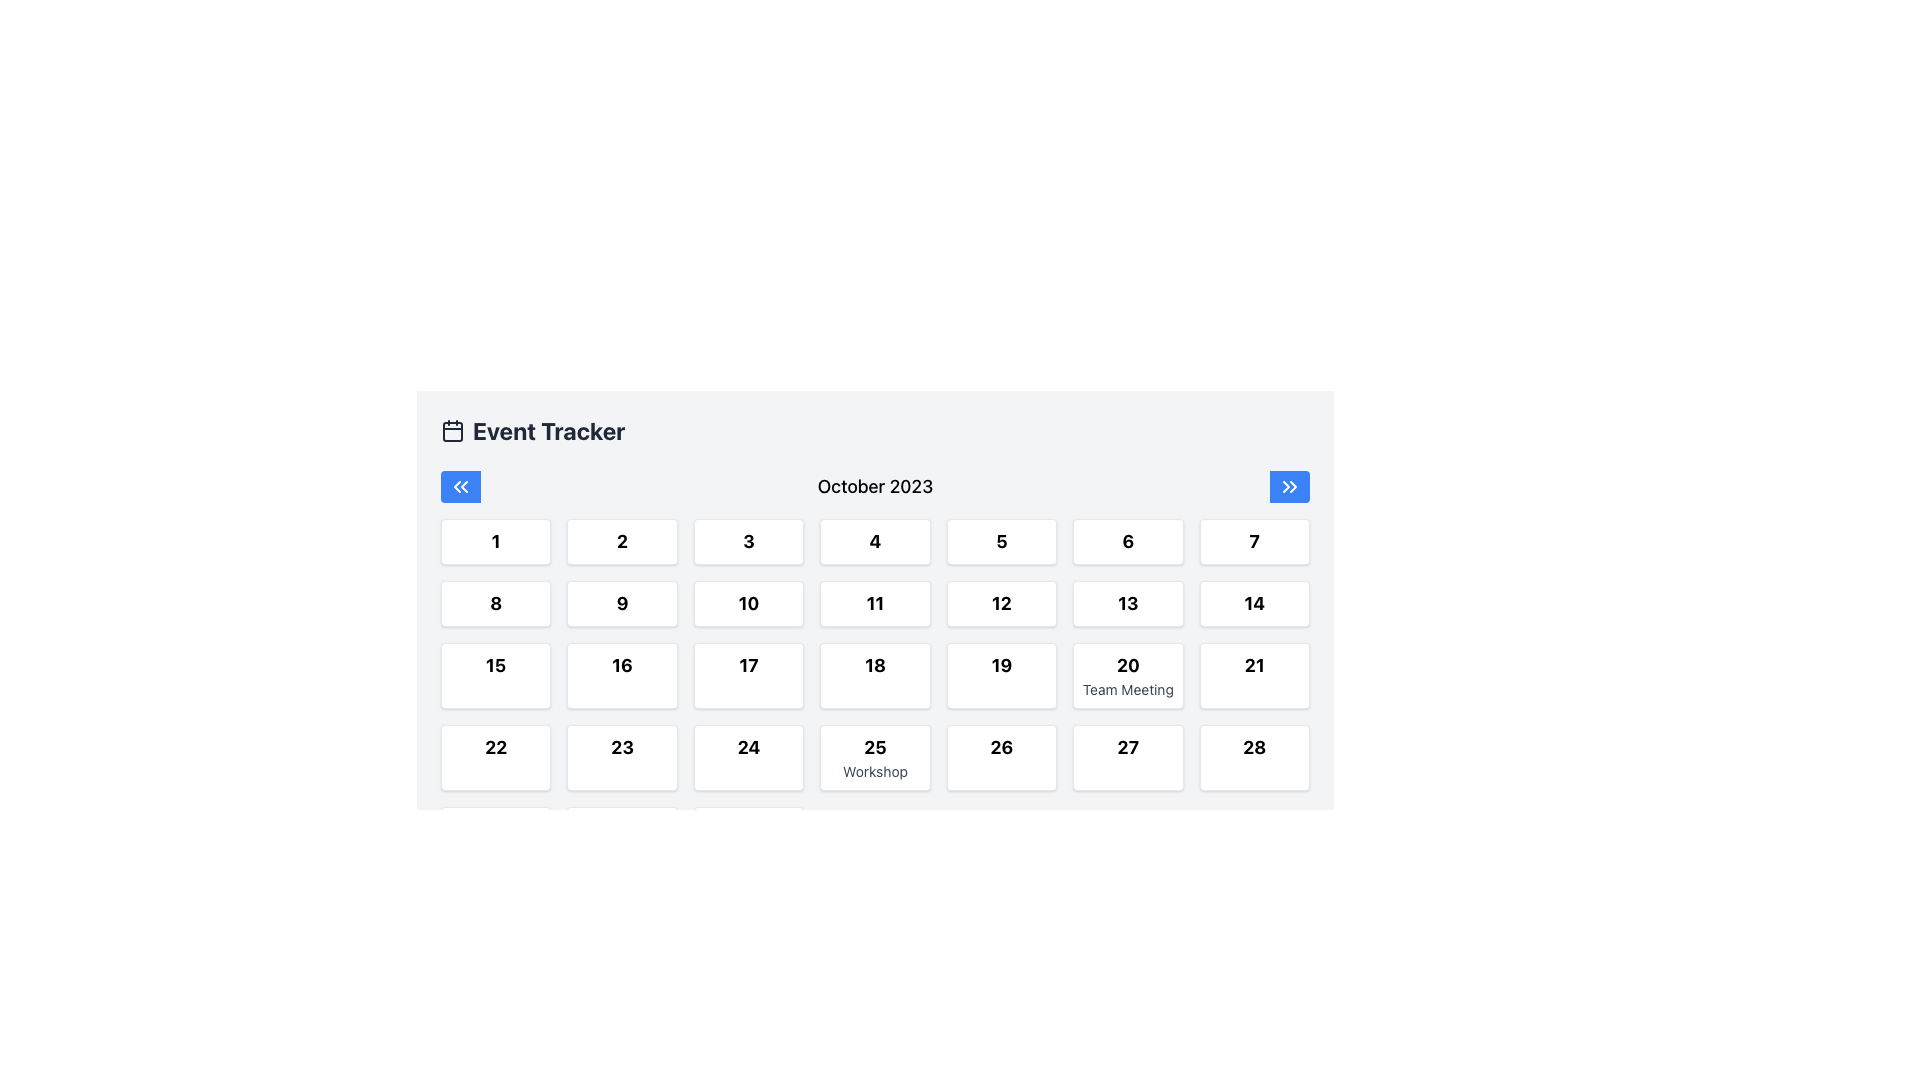 The image size is (1920, 1080). I want to click on the Calendar date entry displaying the number '3', which is the third entry in the first row of the grid layout, so click(747, 542).